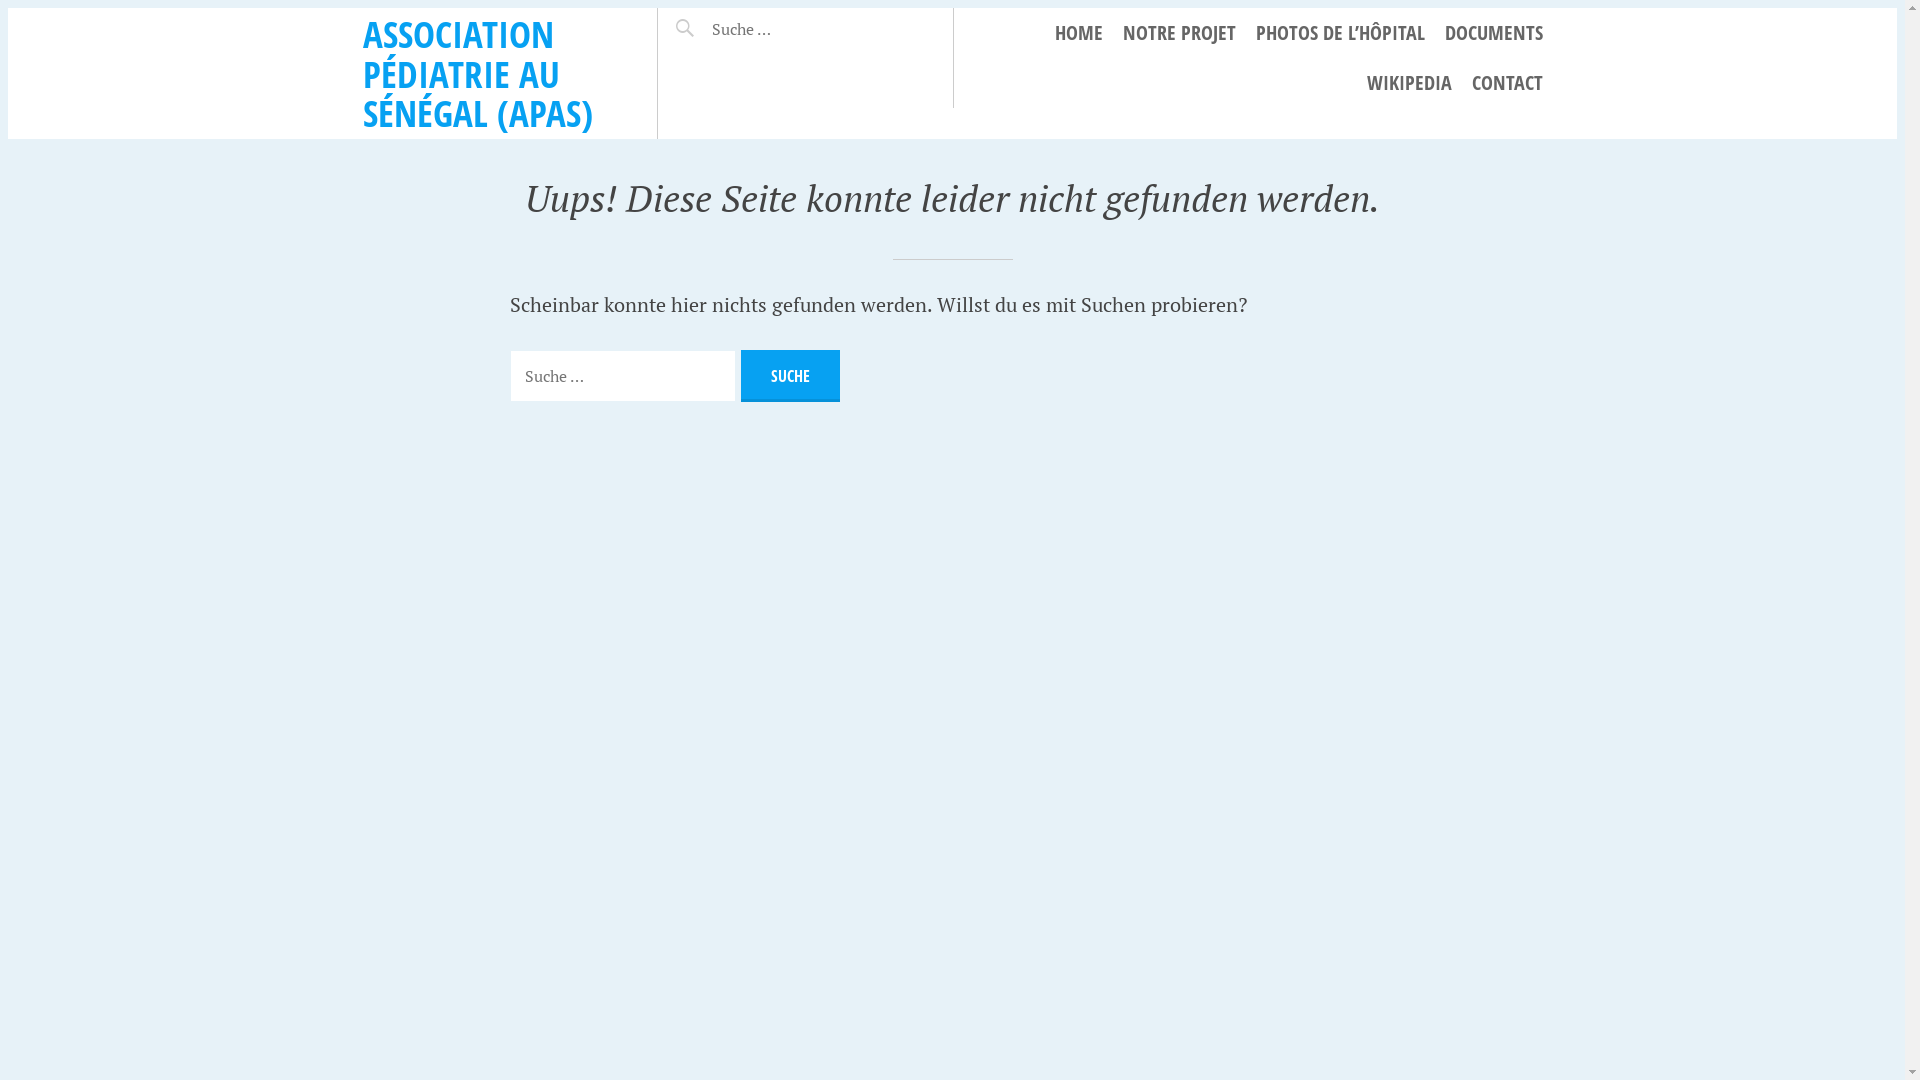 Image resolution: width=1920 pixels, height=1080 pixels. I want to click on 'HOME', so click(1077, 33).